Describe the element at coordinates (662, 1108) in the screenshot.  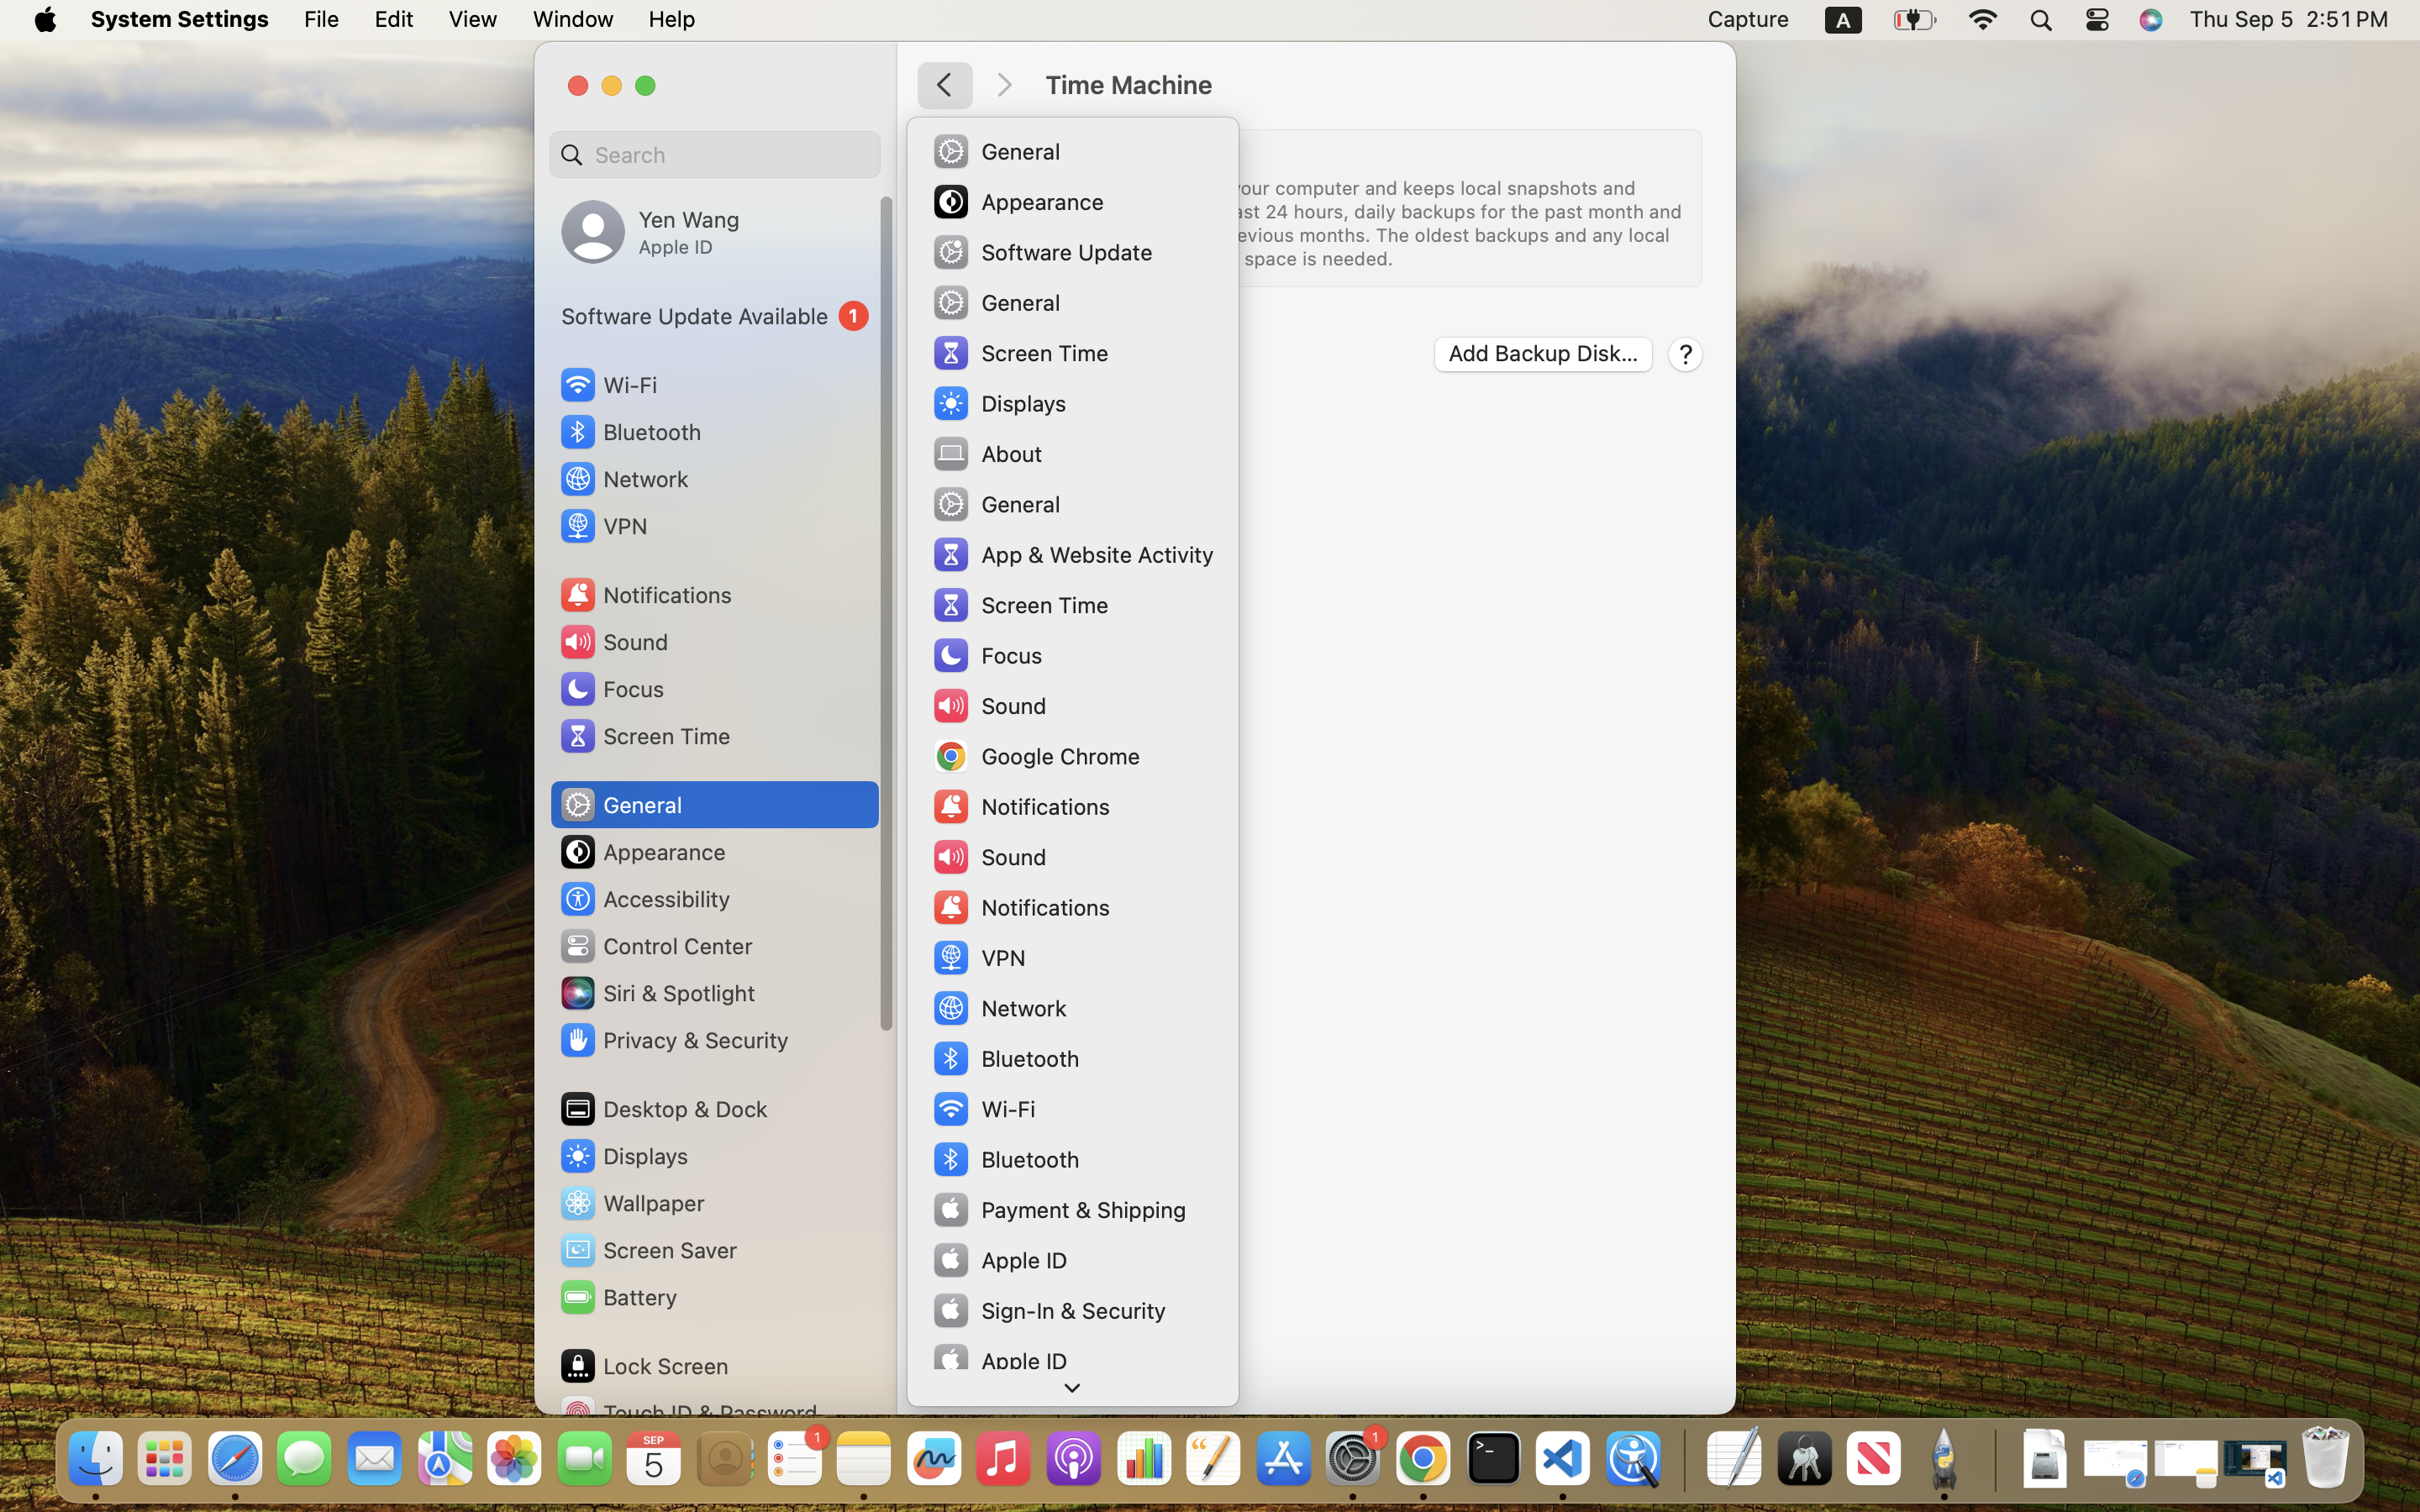
I see `'Desktop & Dock'` at that location.